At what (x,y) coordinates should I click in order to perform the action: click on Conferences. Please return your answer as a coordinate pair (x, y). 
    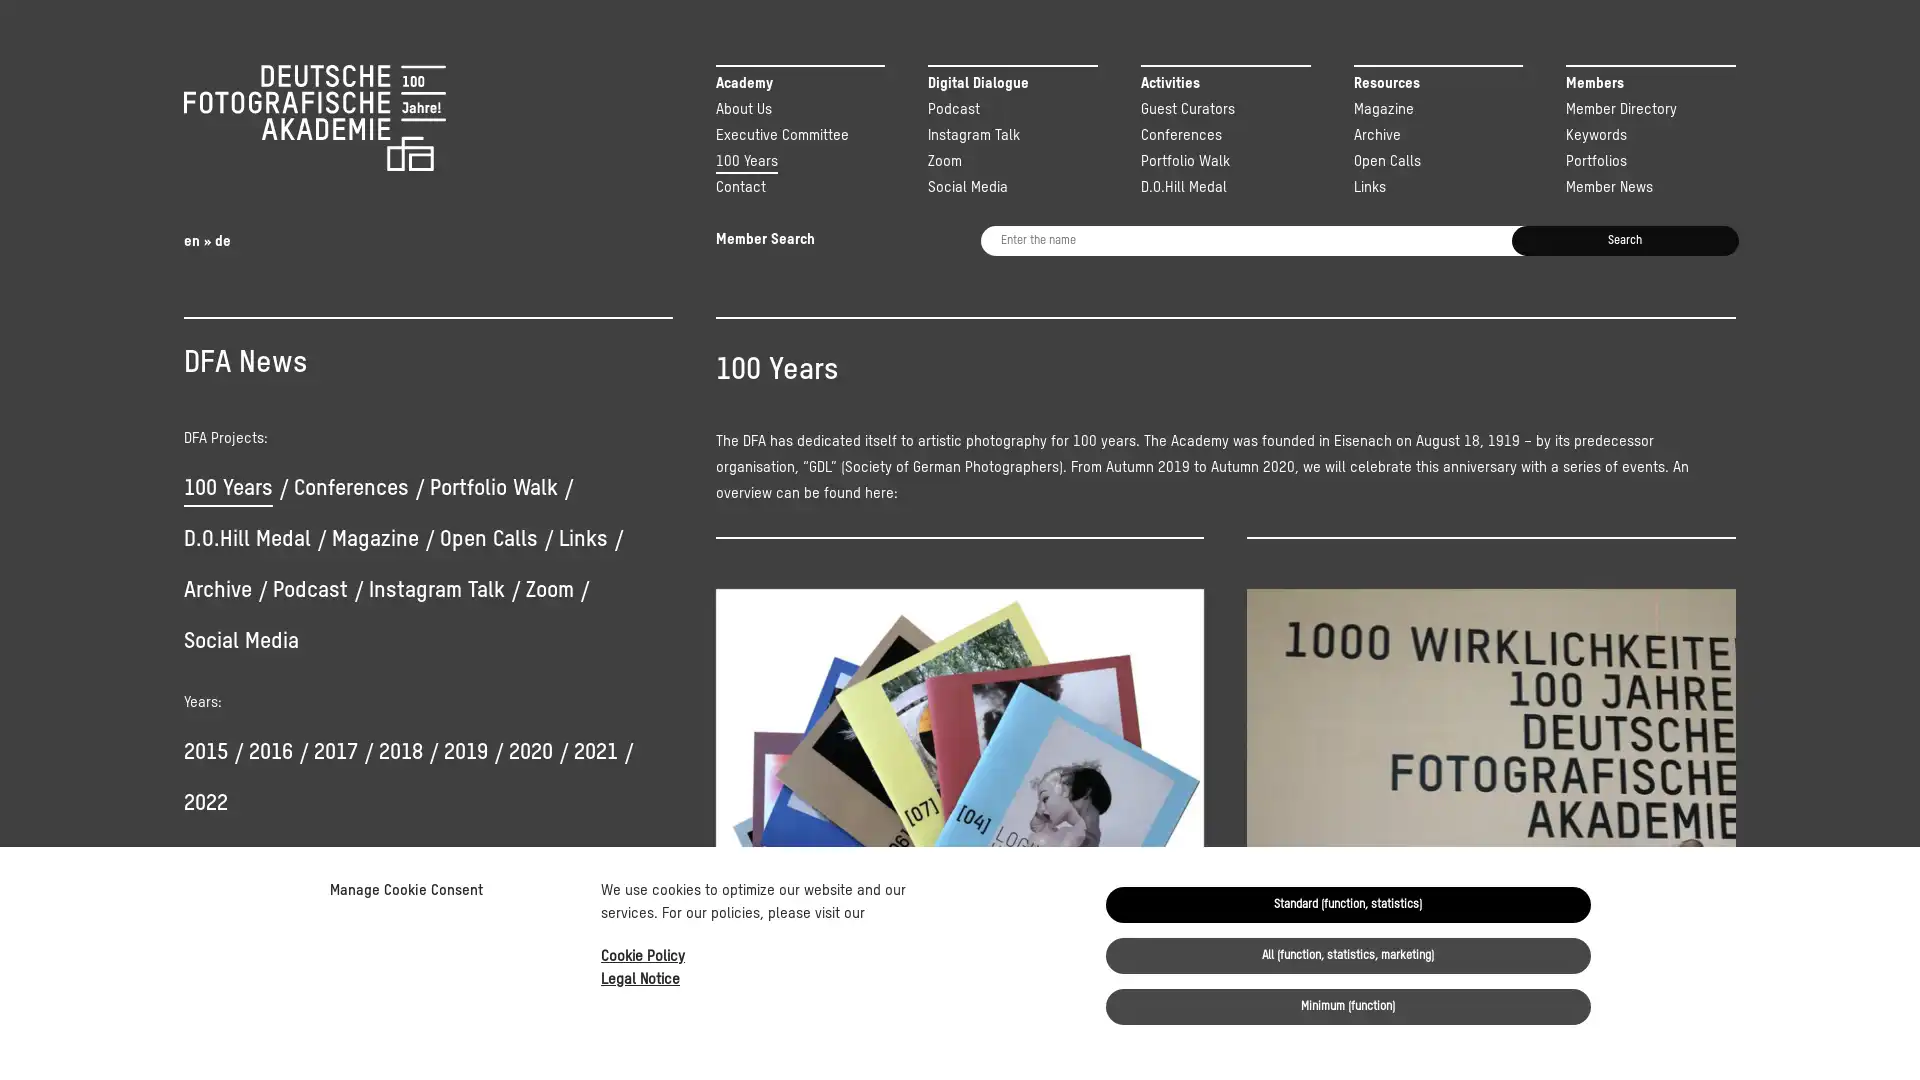
    Looking at the image, I should click on (351, 489).